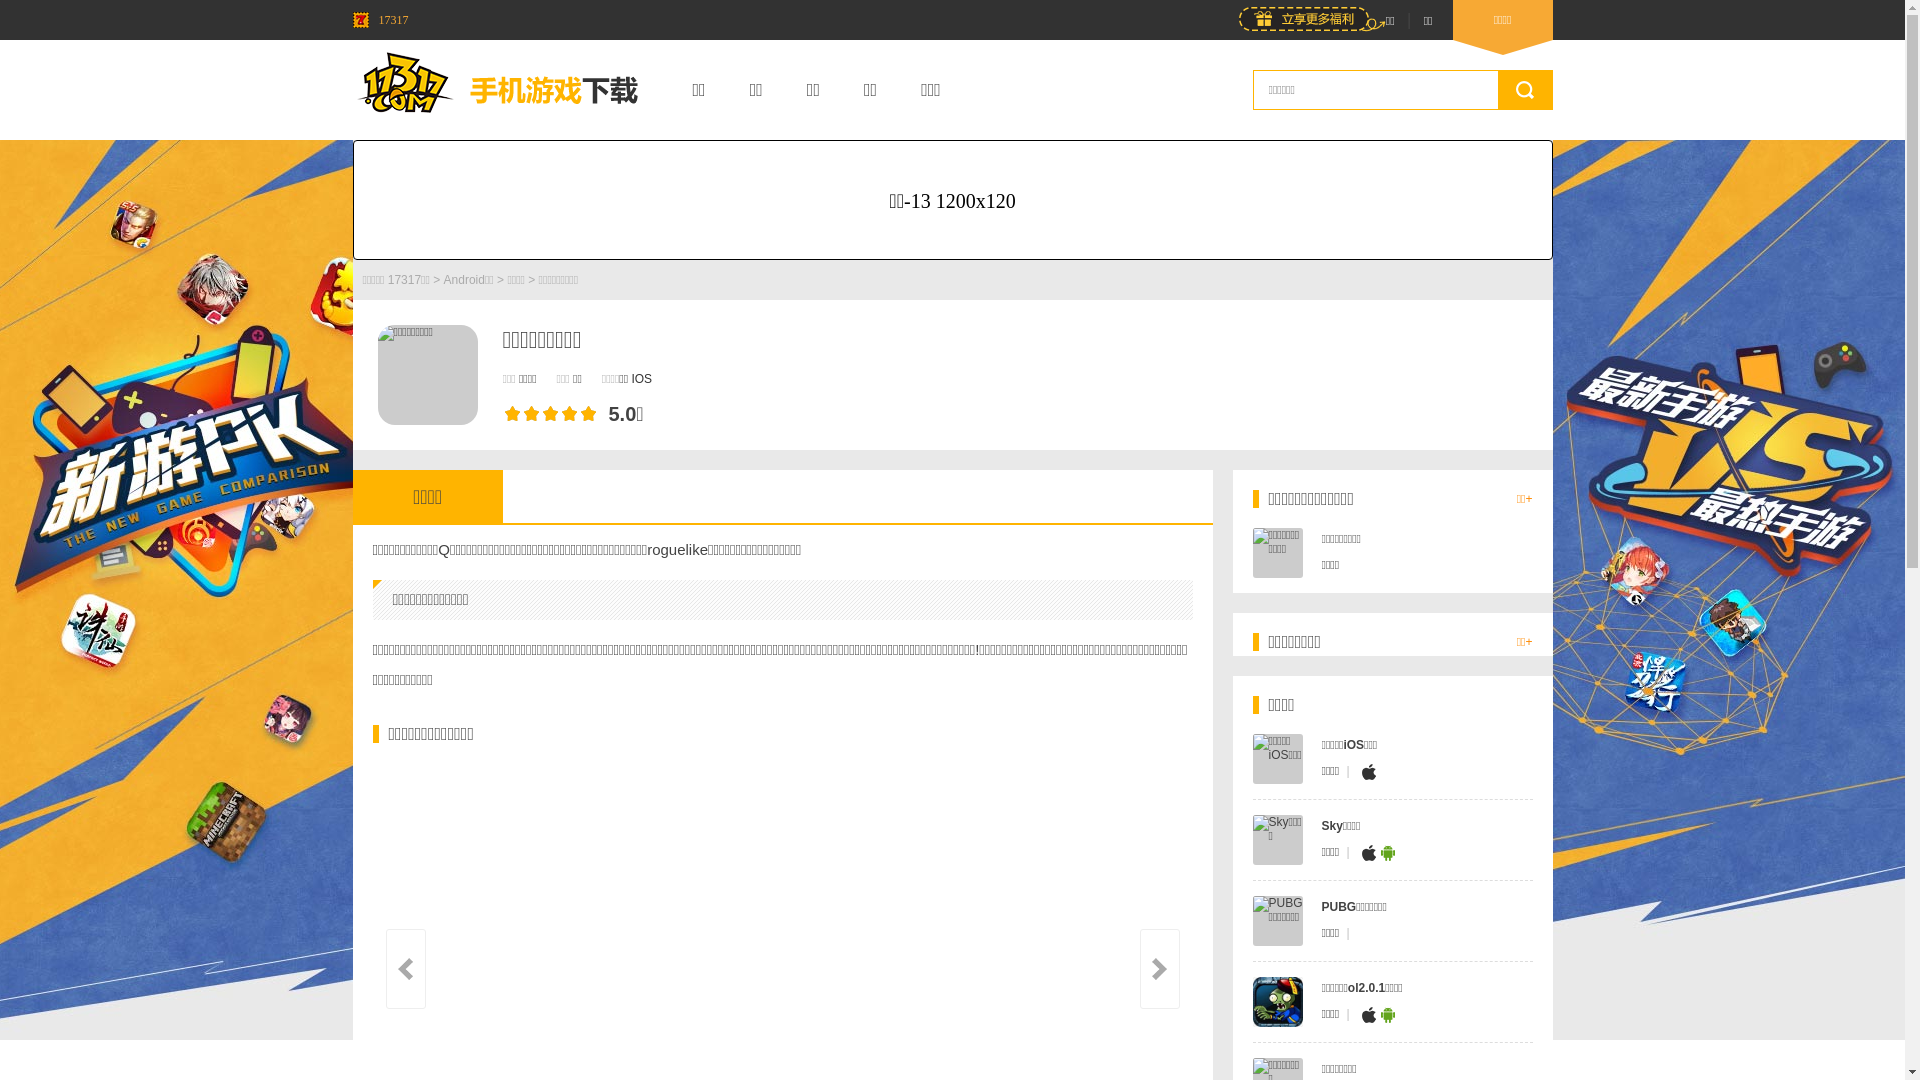 The height and width of the screenshot is (1080, 1920). Describe the element at coordinates (379, 19) in the screenshot. I see `'17317'` at that location.